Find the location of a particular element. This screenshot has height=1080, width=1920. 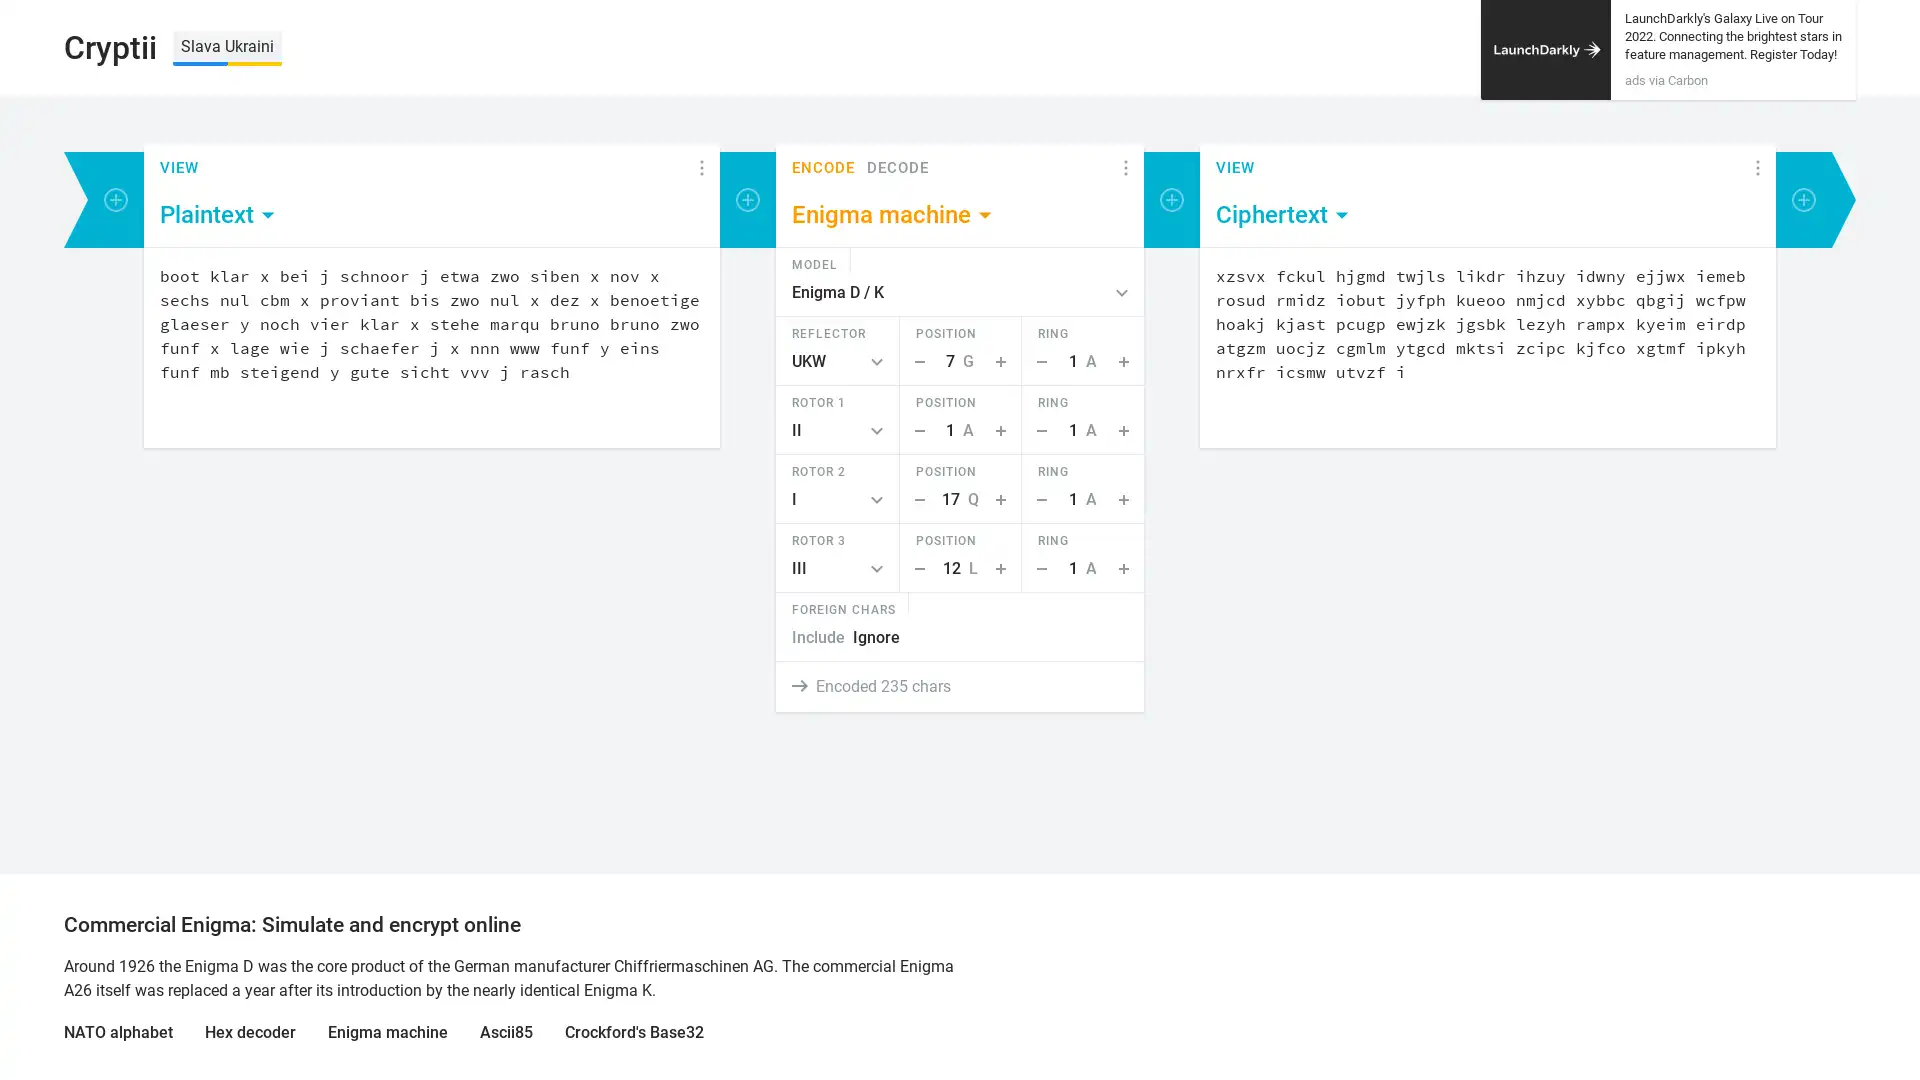

Step Down is located at coordinates (914, 569).